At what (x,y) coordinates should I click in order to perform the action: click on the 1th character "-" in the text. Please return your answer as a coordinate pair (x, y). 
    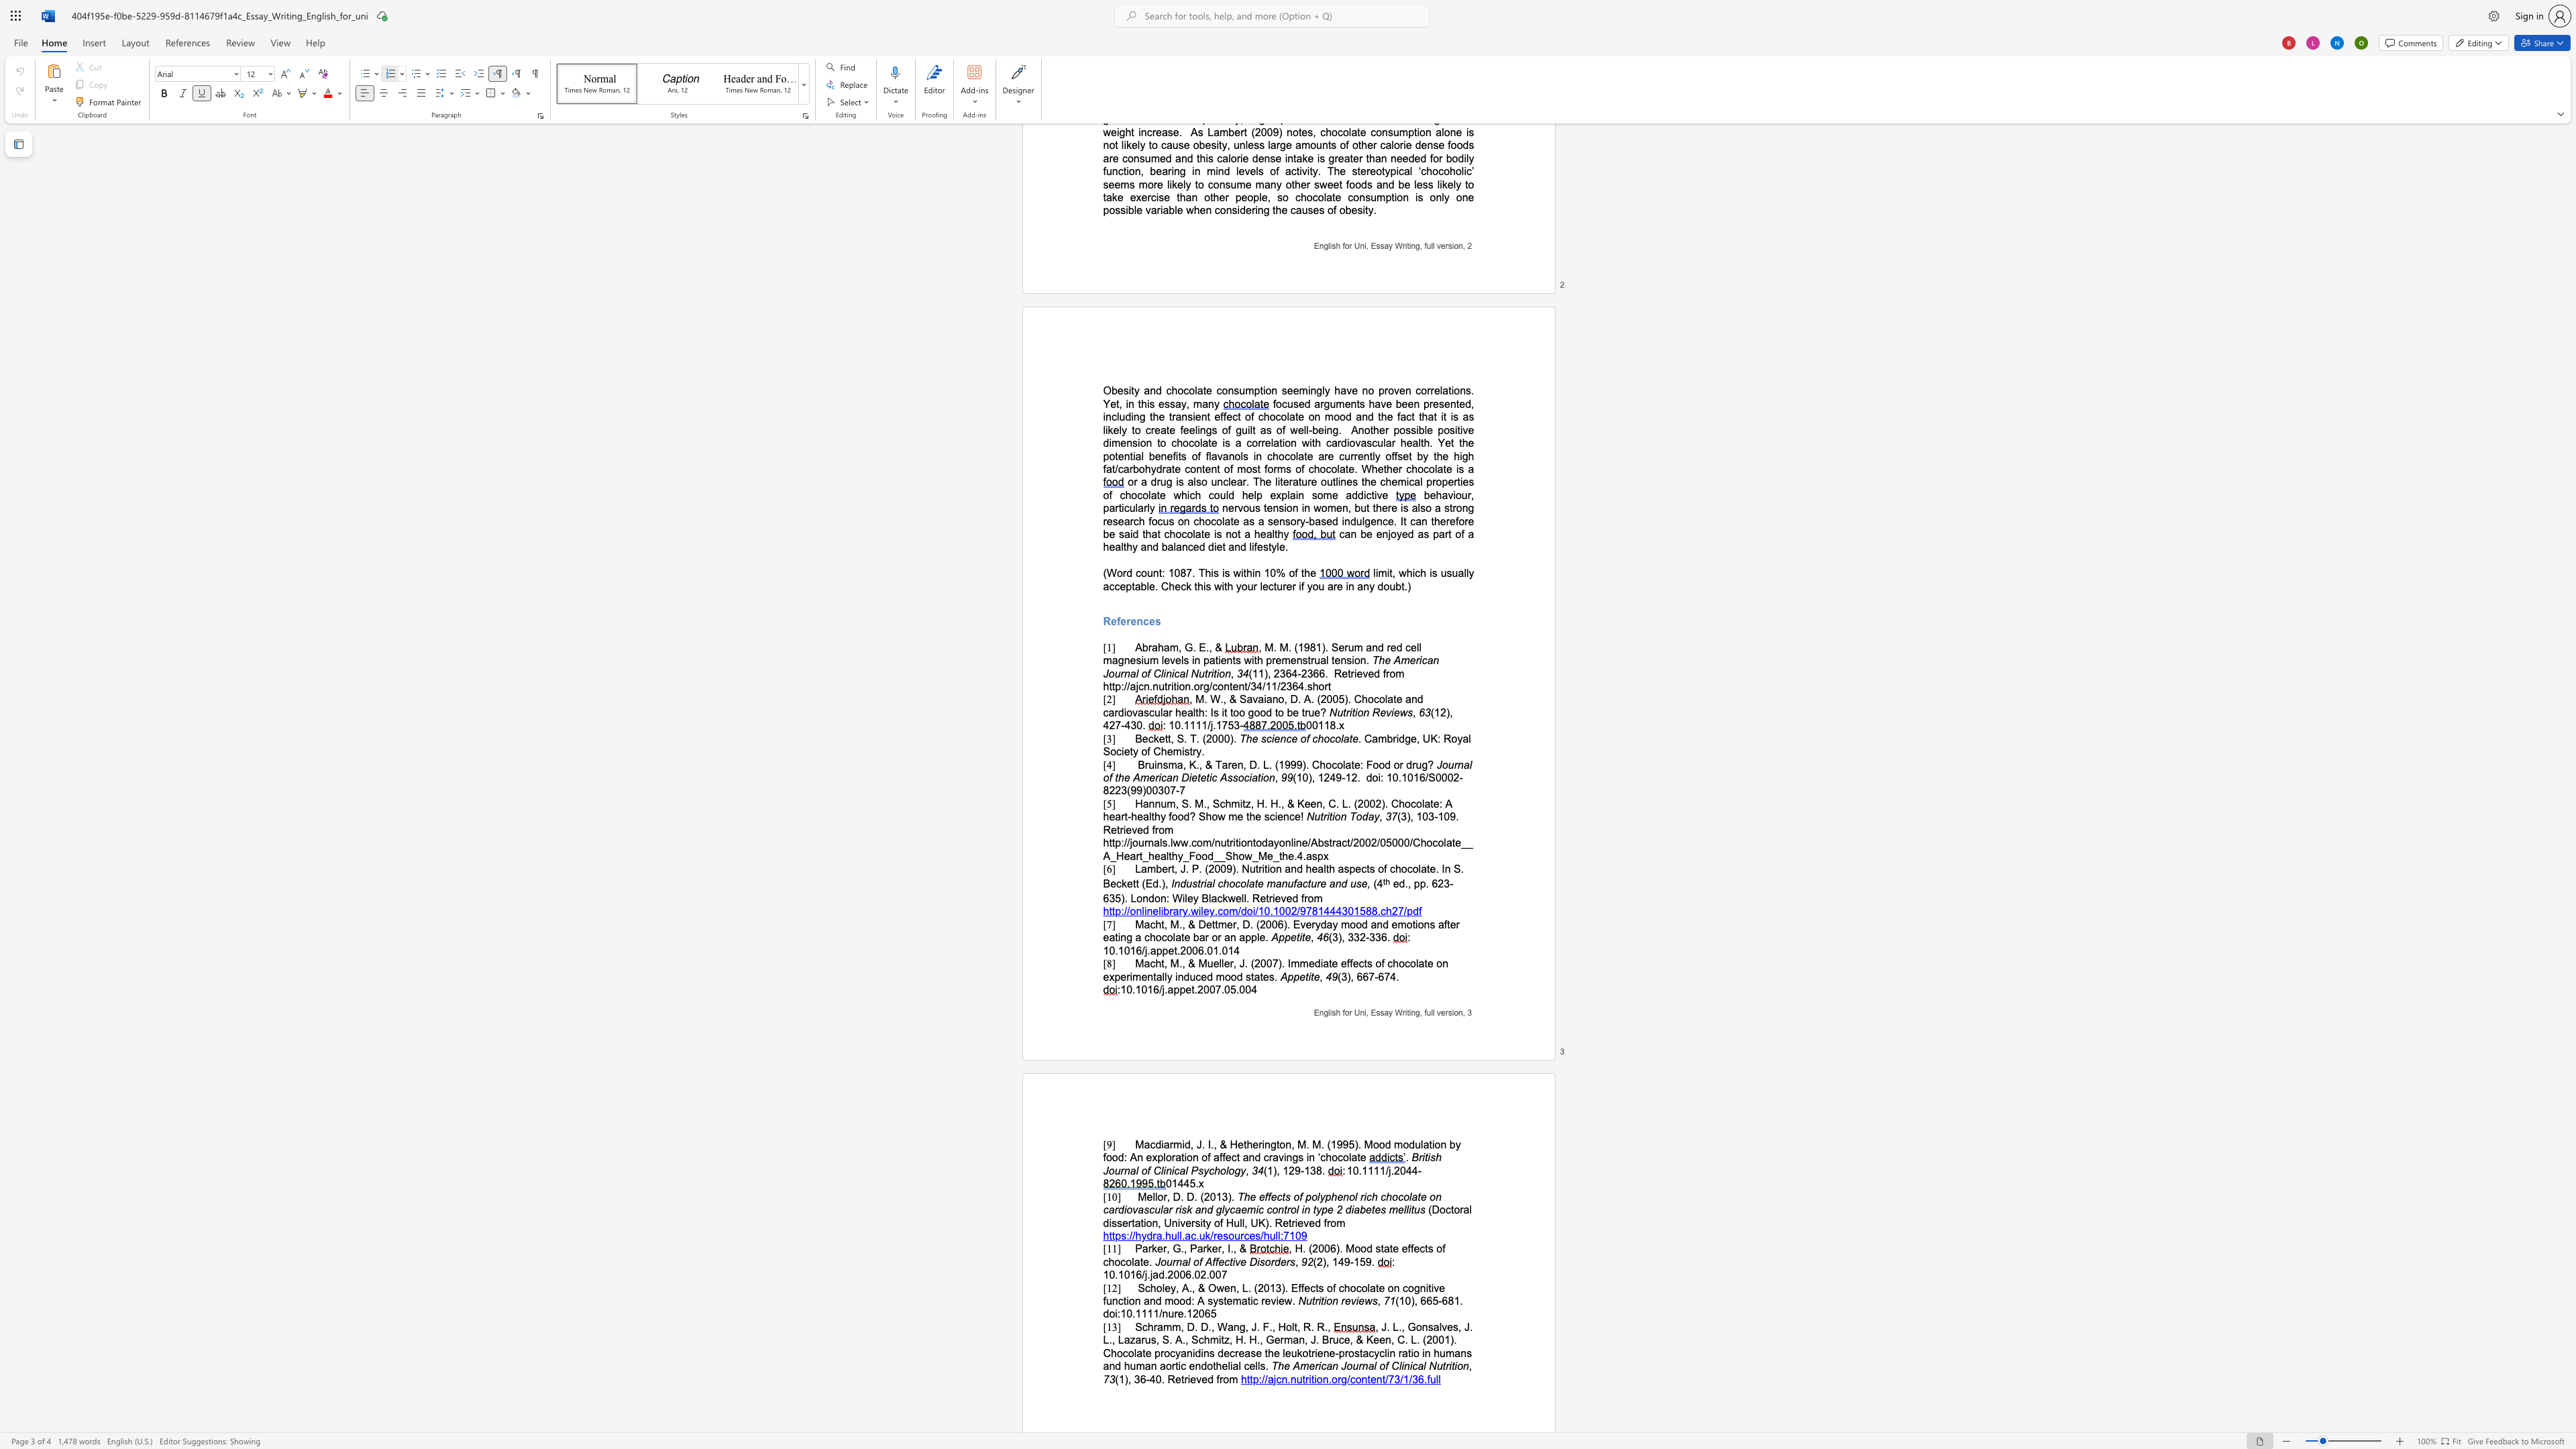
    Looking at the image, I should click on (1366, 937).